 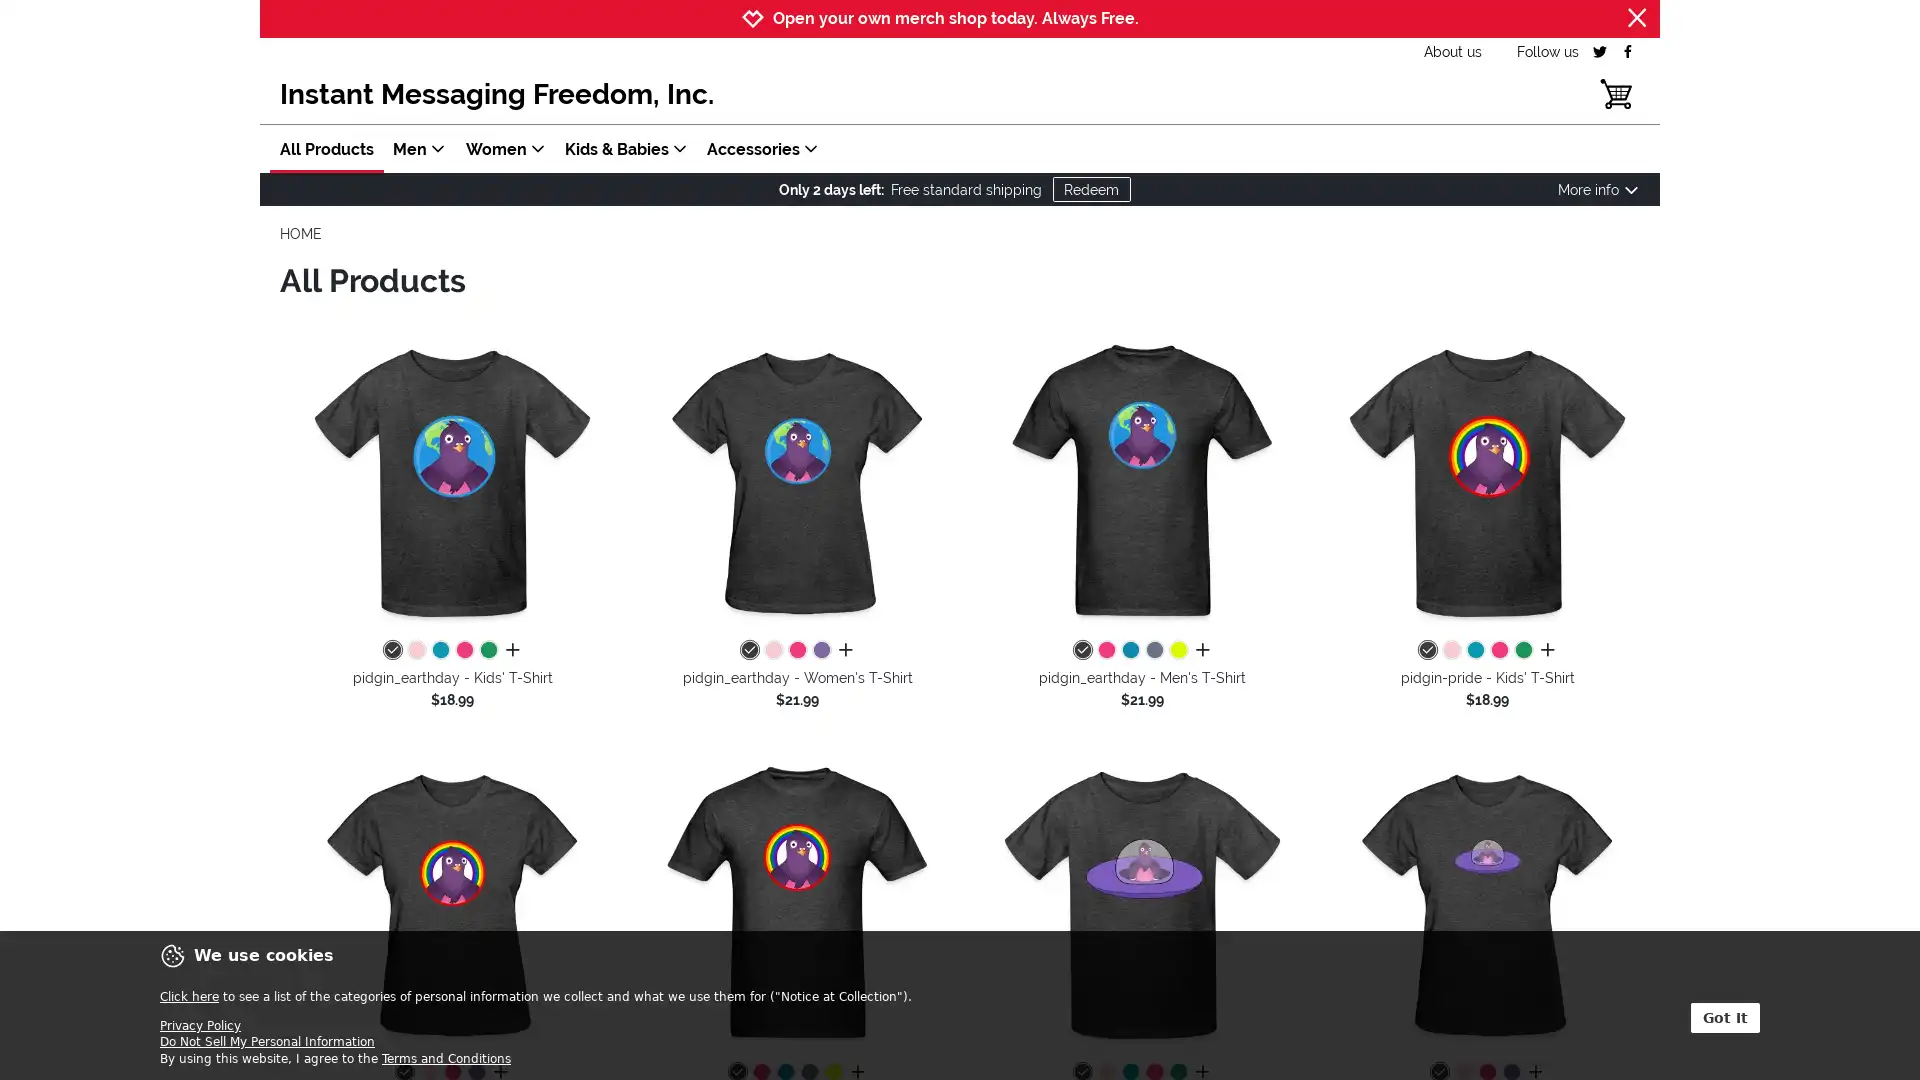 What do you see at coordinates (1487, 904) in the screenshot?
I see `Pidgin UFO - Women's T-Shirt` at bounding box center [1487, 904].